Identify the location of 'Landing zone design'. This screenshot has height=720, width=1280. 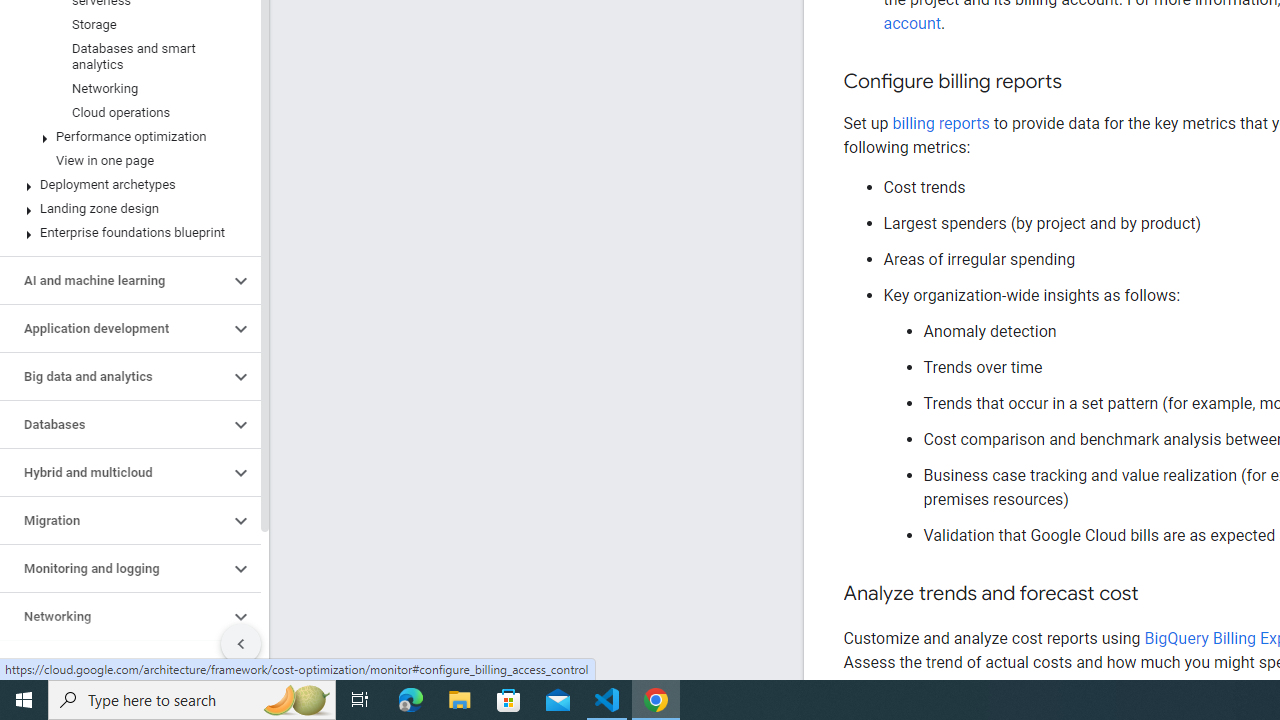
(125, 209).